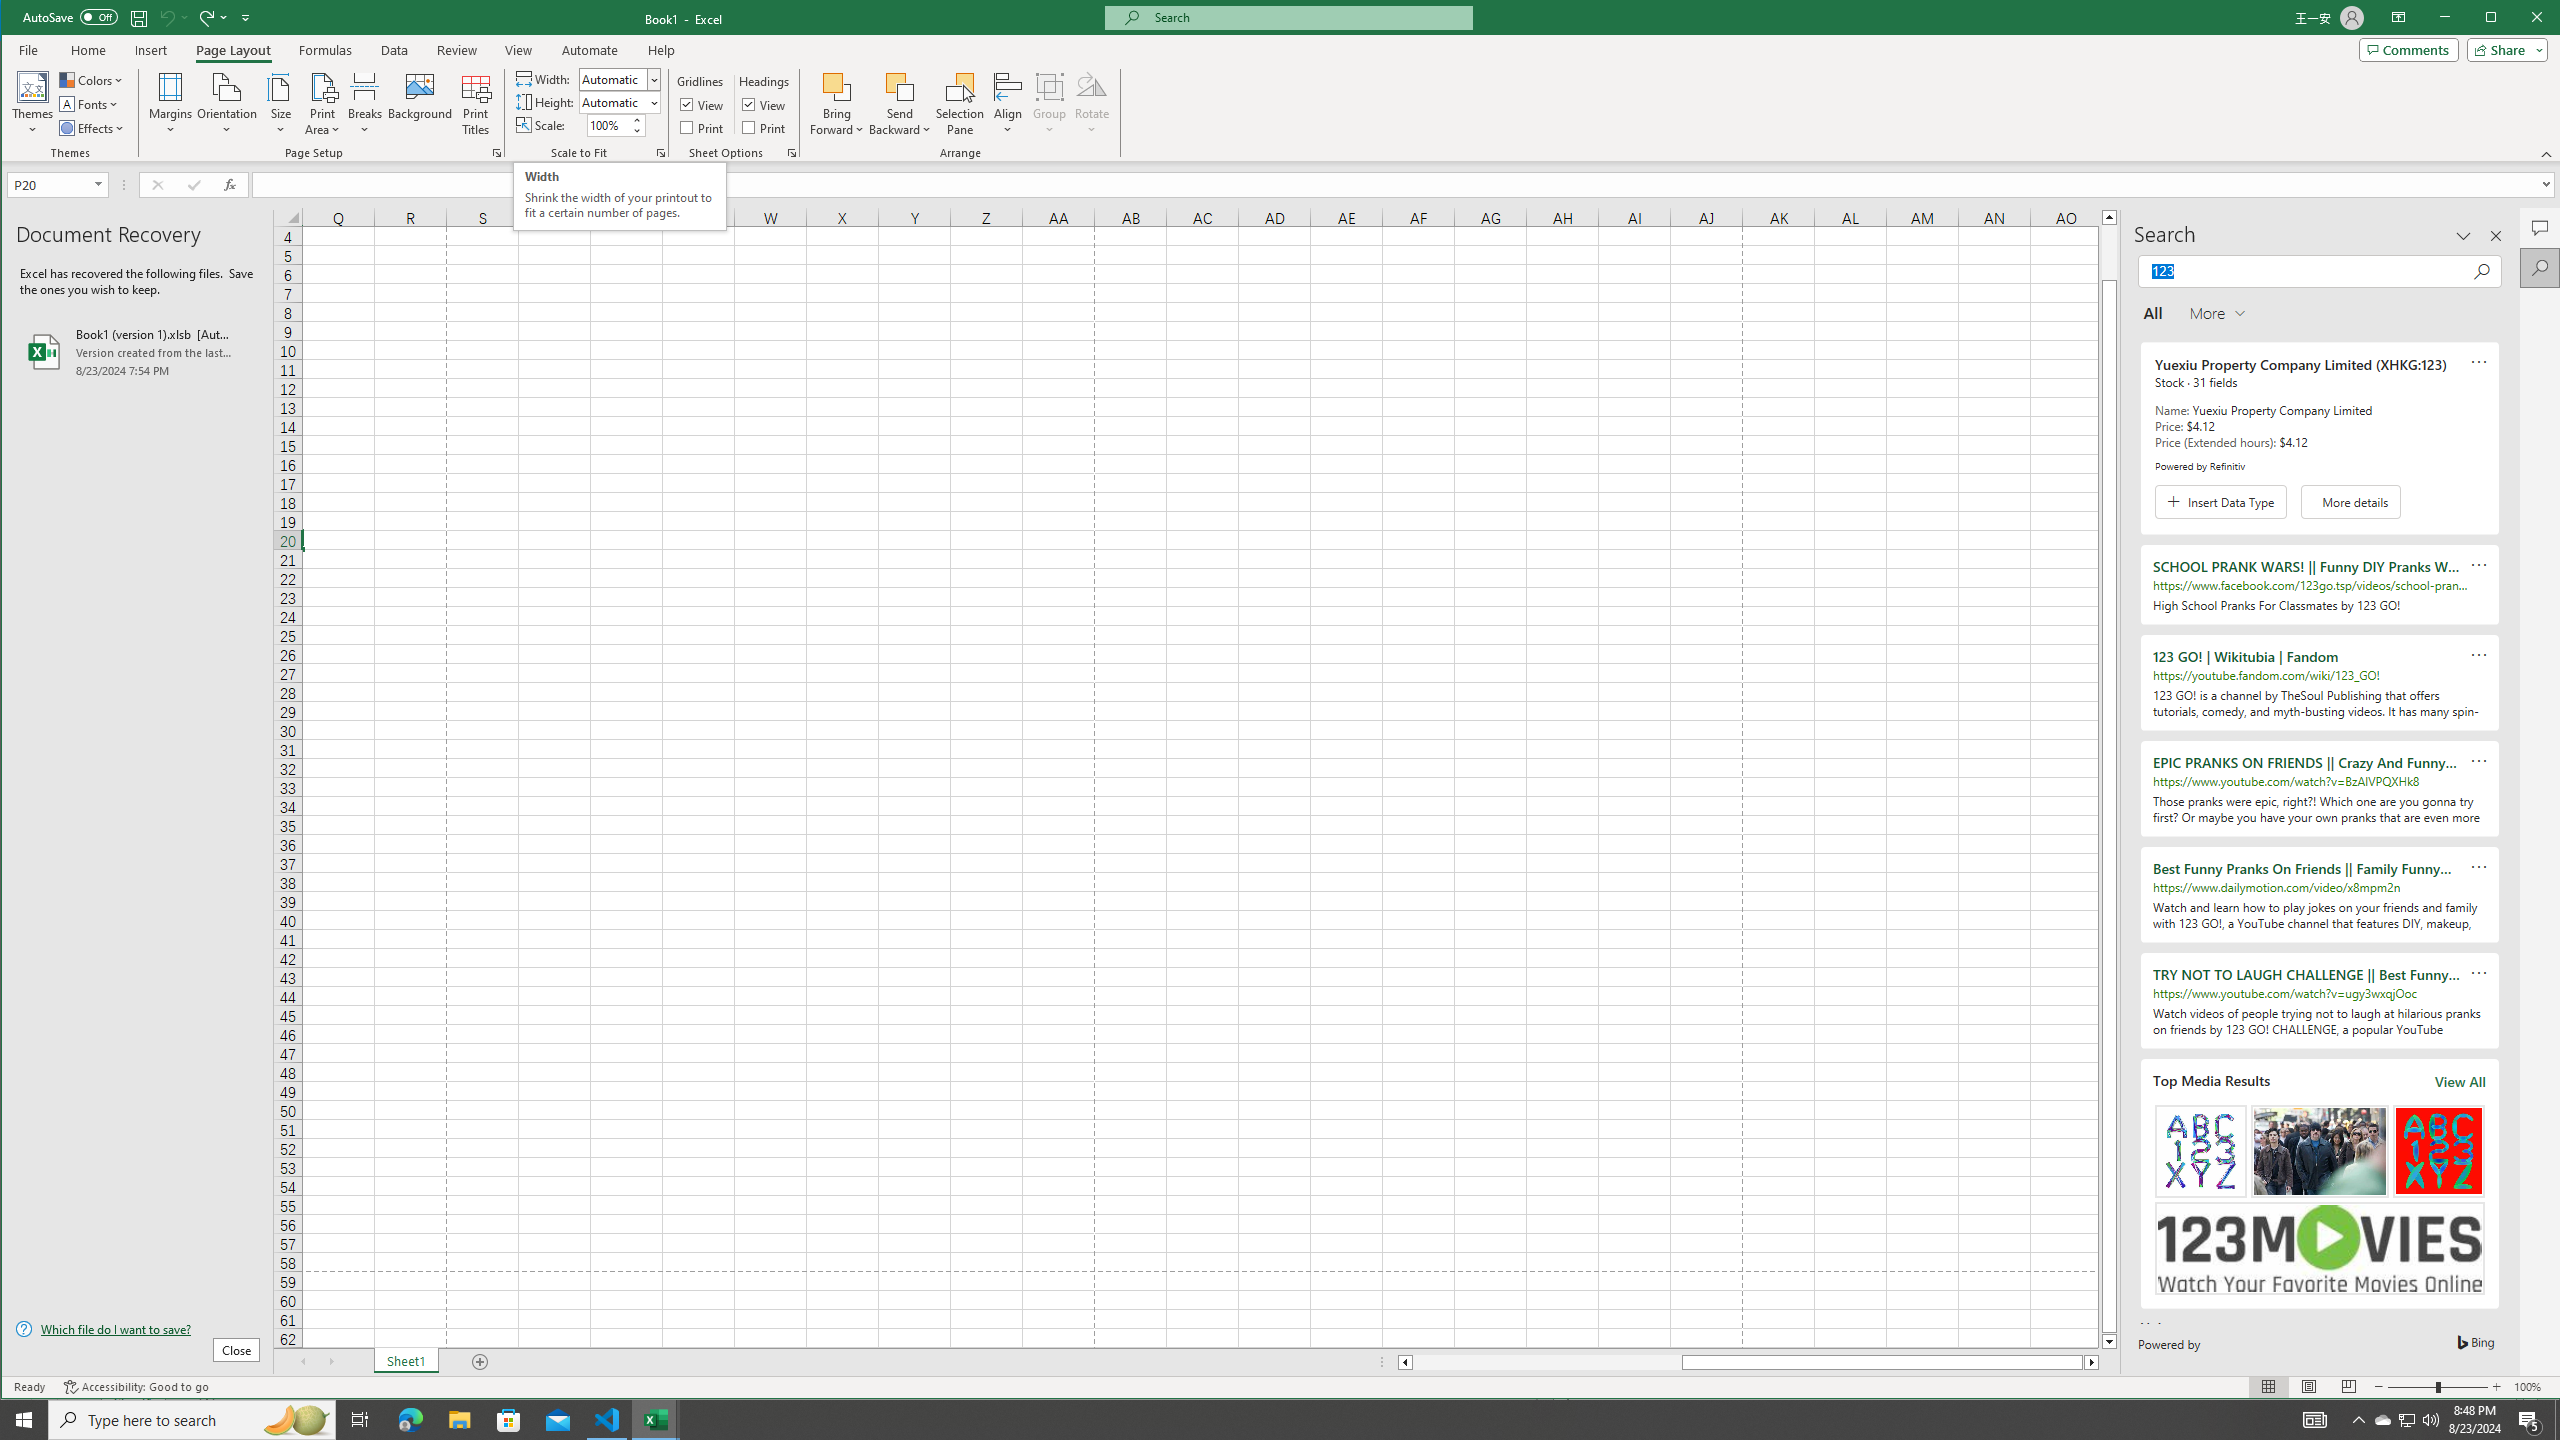 This screenshot has height=1440, width=2560. What do you see at coordinates (294, 1418) in the screenshot?
I see `'Search highlights icon opens search home window'` at bounding box center [294, 1418].